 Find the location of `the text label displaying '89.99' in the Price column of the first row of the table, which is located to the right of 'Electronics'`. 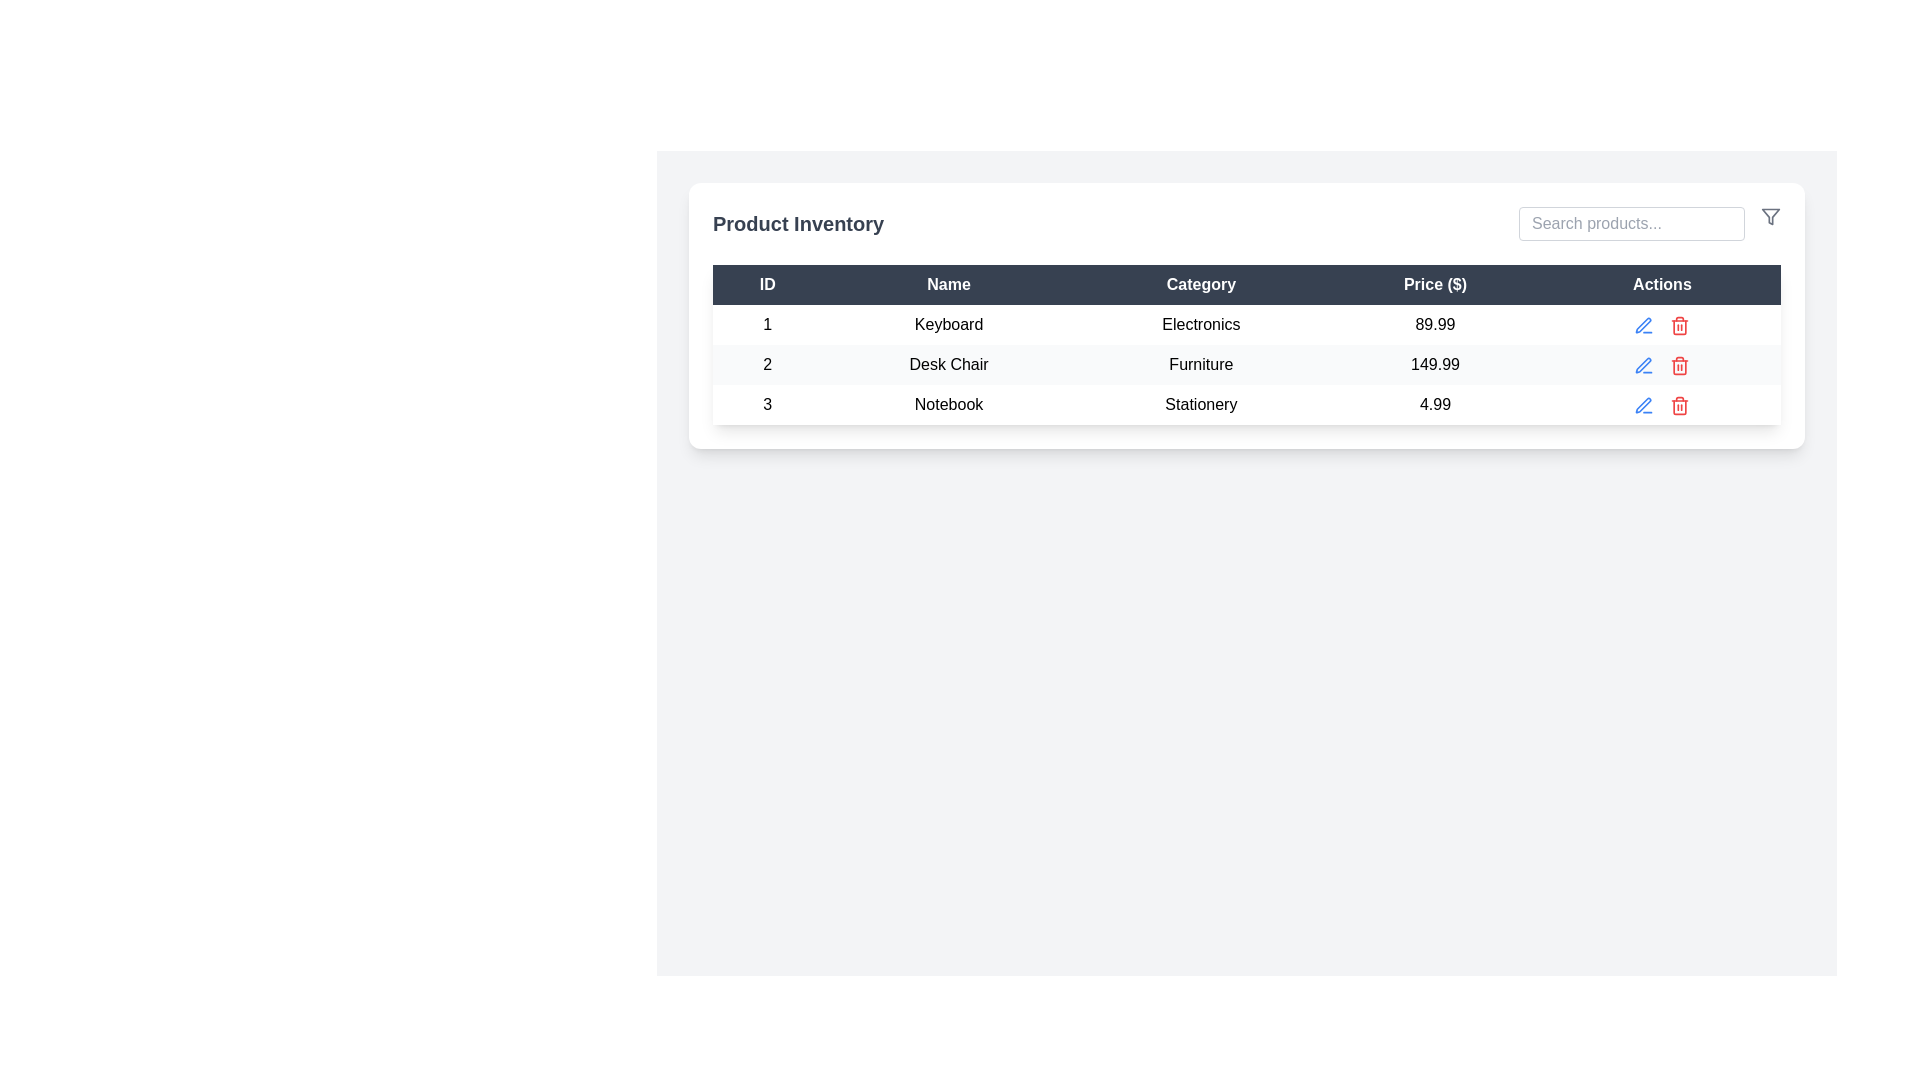

the text label displaying '89.99' in the Price column of the first row of the table, which is located to the right of 'Electronics' is located at coordinates (1434, 323).